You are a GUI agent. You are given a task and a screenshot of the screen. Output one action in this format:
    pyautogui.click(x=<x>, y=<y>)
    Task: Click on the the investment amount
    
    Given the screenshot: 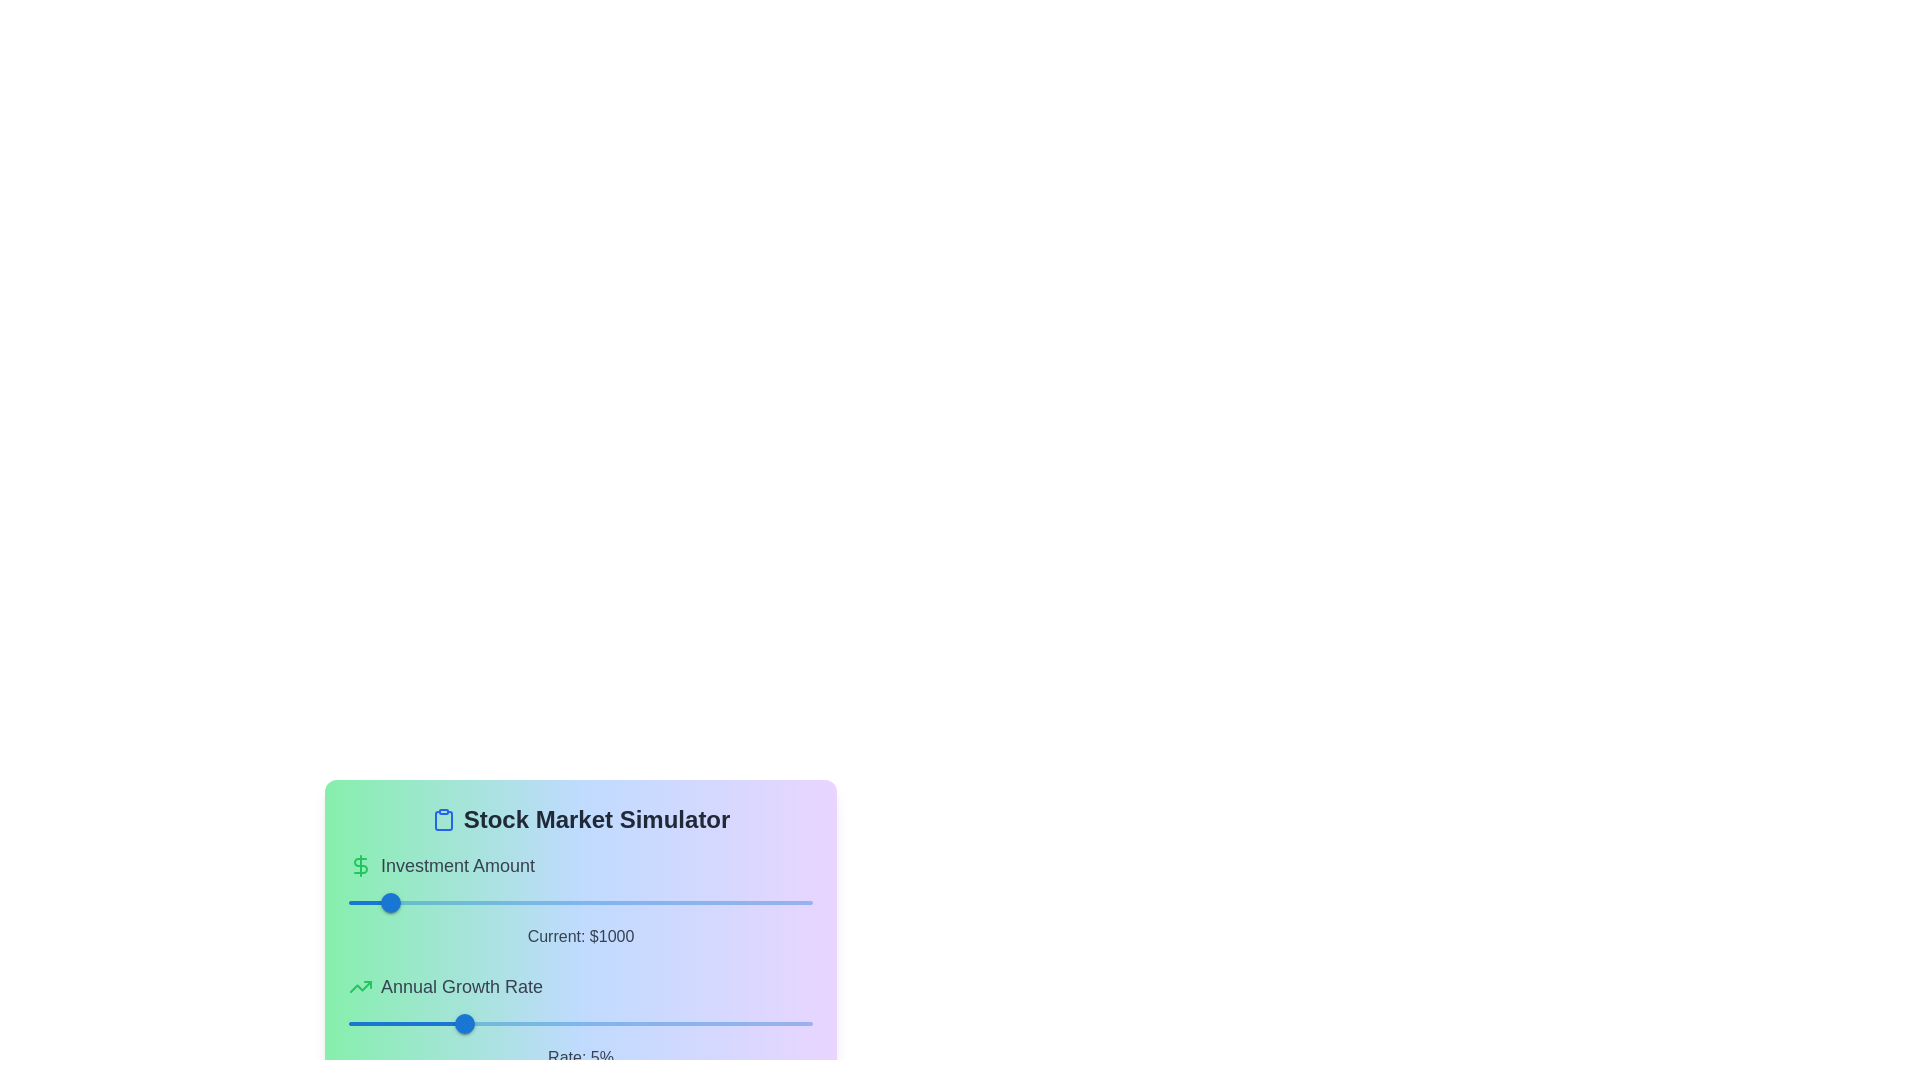 What is the action you would take?
    pyautogui.click(x=786, y=902)
    